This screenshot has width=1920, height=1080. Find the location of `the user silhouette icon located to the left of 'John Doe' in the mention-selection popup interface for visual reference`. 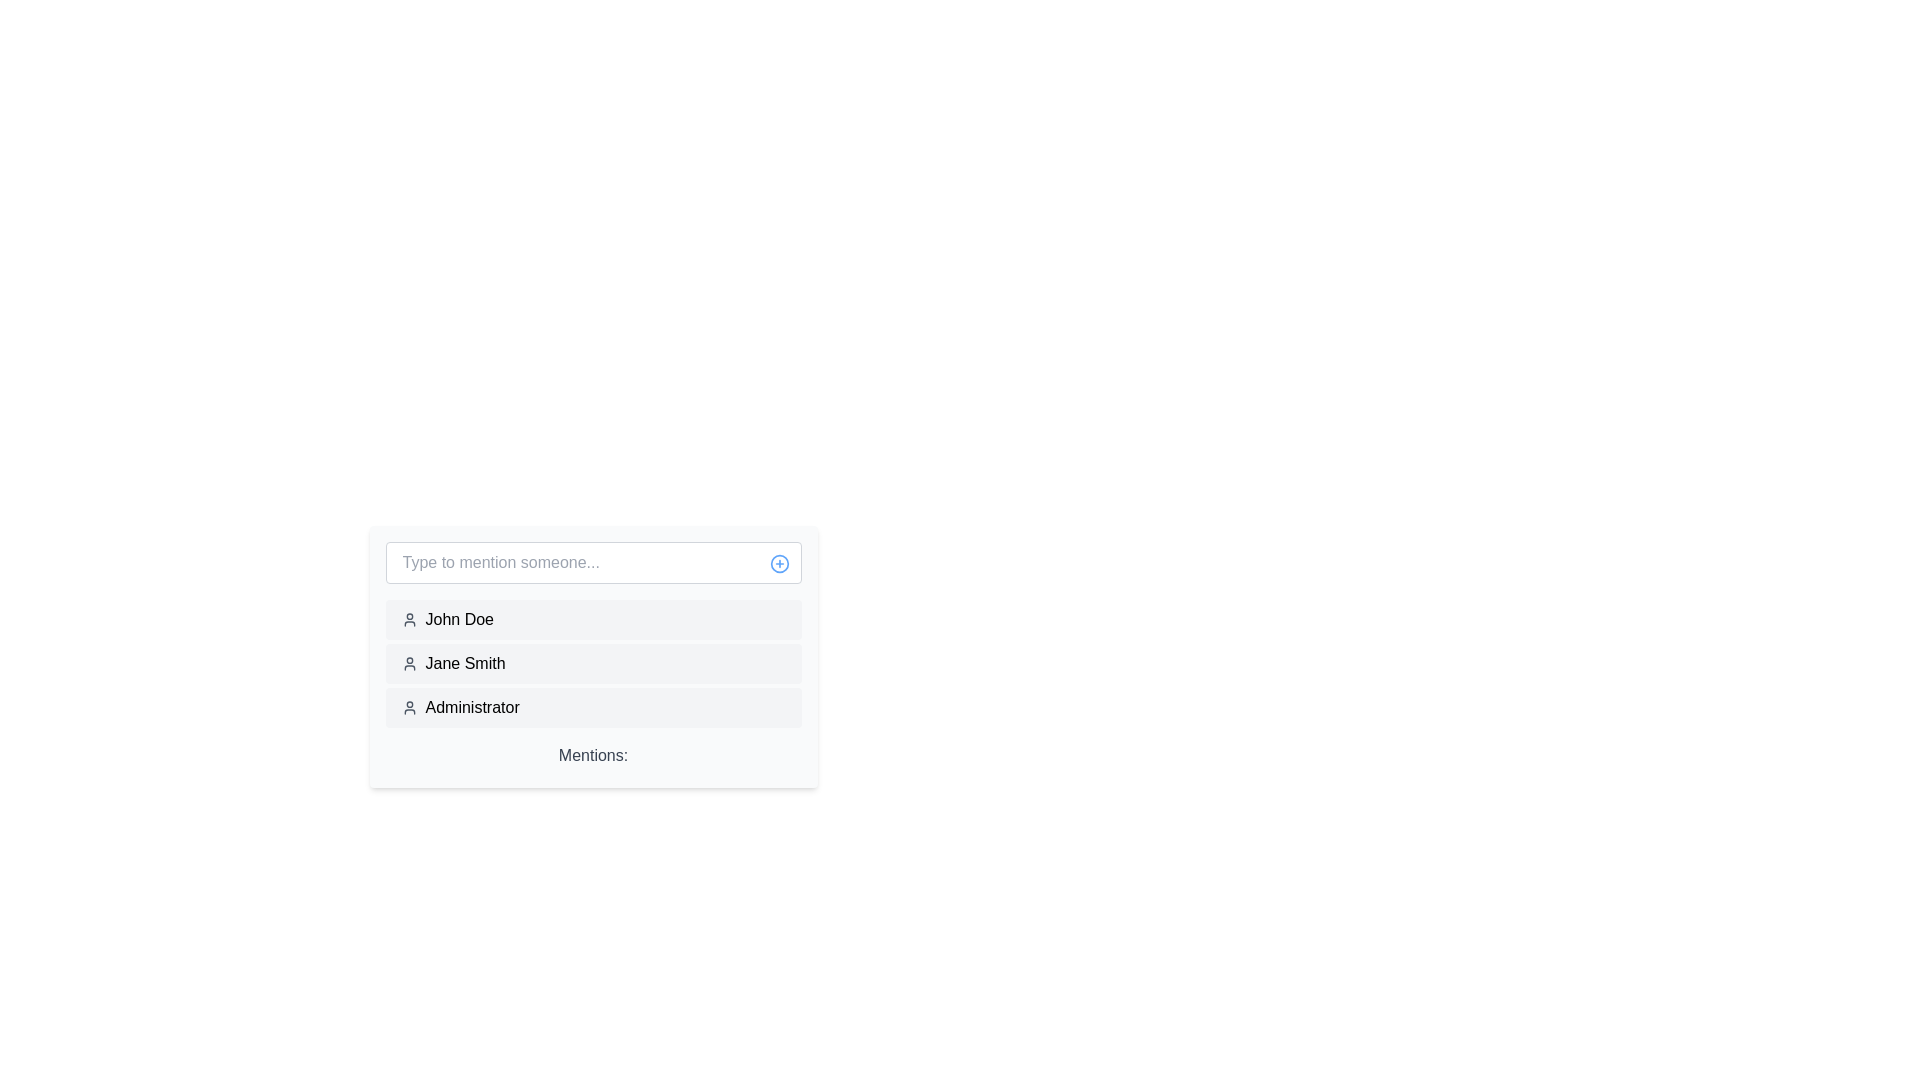

the user silhouette icon located to the left of 'John Doe' in the mention-selection popup interface for visual reference is located at coordinates (408, 619).